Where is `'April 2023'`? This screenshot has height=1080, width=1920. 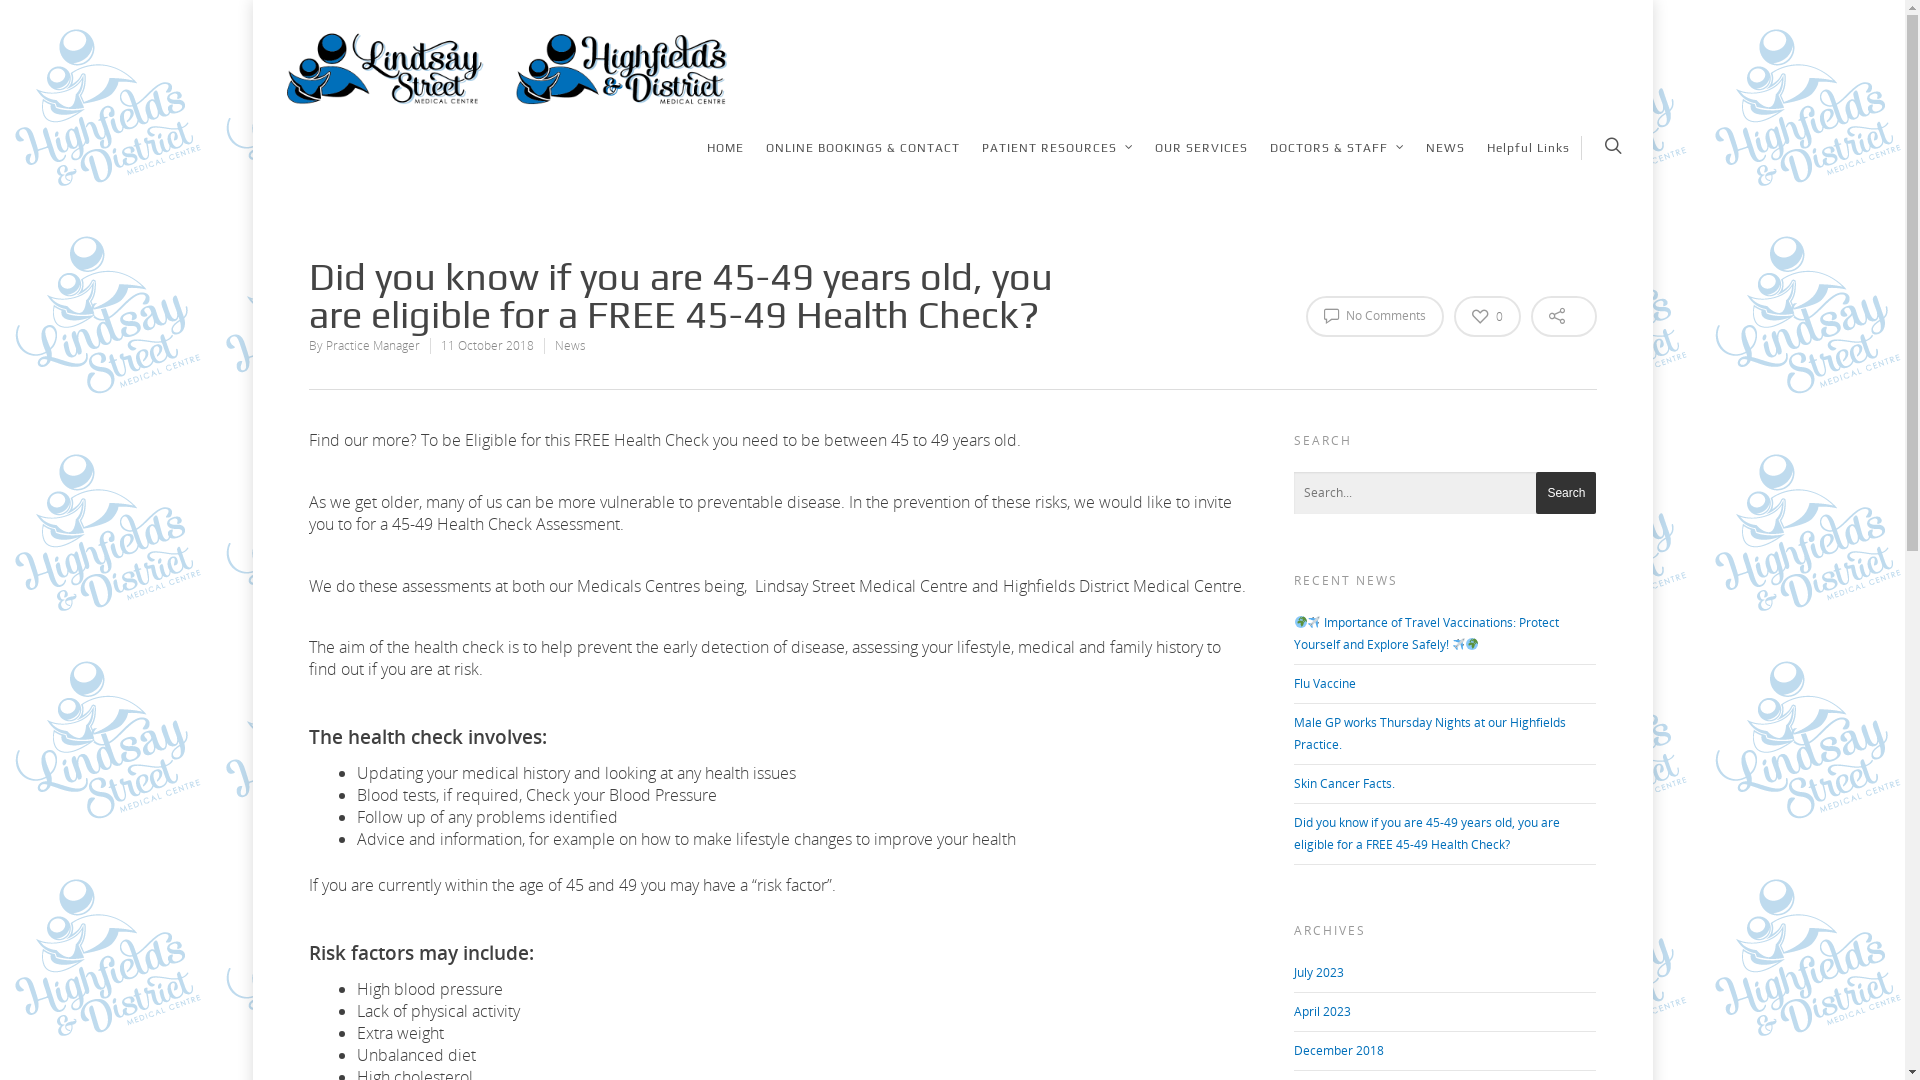 'April 2023' is located at coordinates (1322, 1011).